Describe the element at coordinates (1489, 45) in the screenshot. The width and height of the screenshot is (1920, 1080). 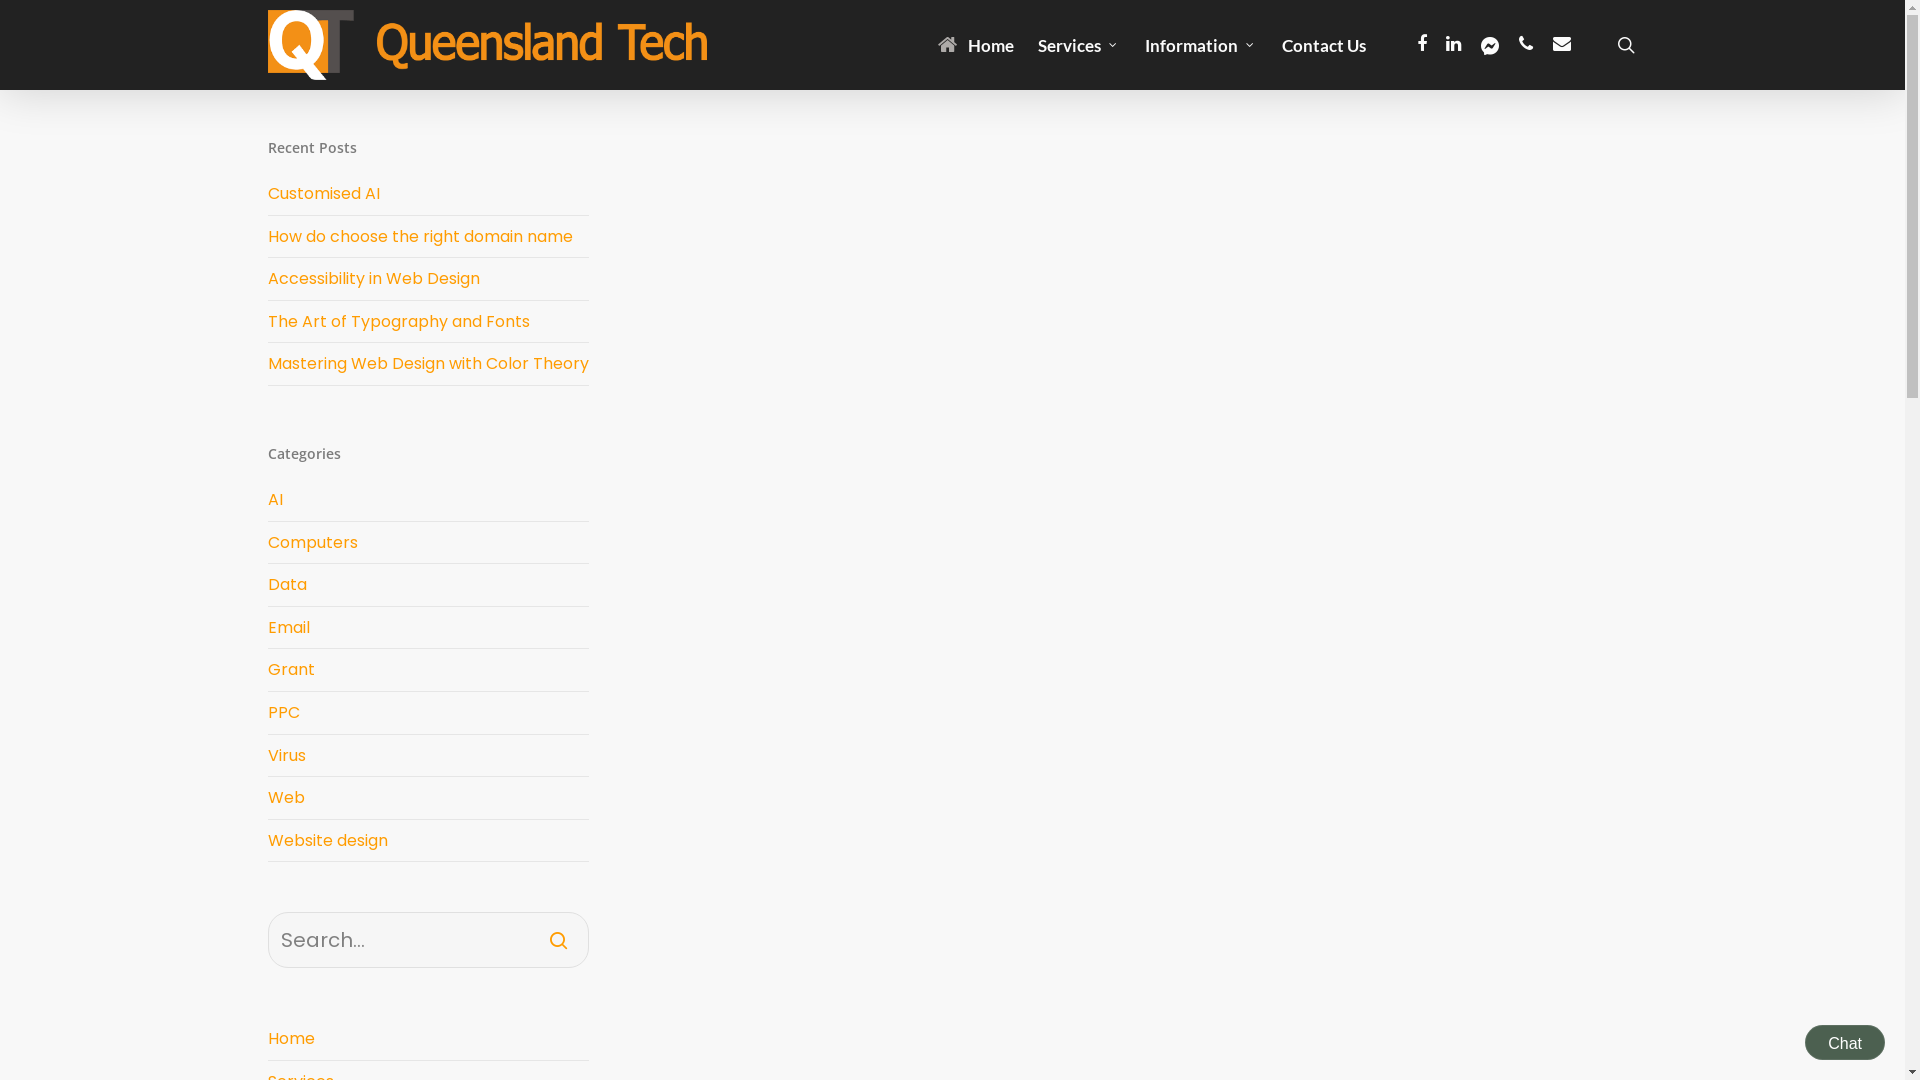
I see `'messenger'` at that location.